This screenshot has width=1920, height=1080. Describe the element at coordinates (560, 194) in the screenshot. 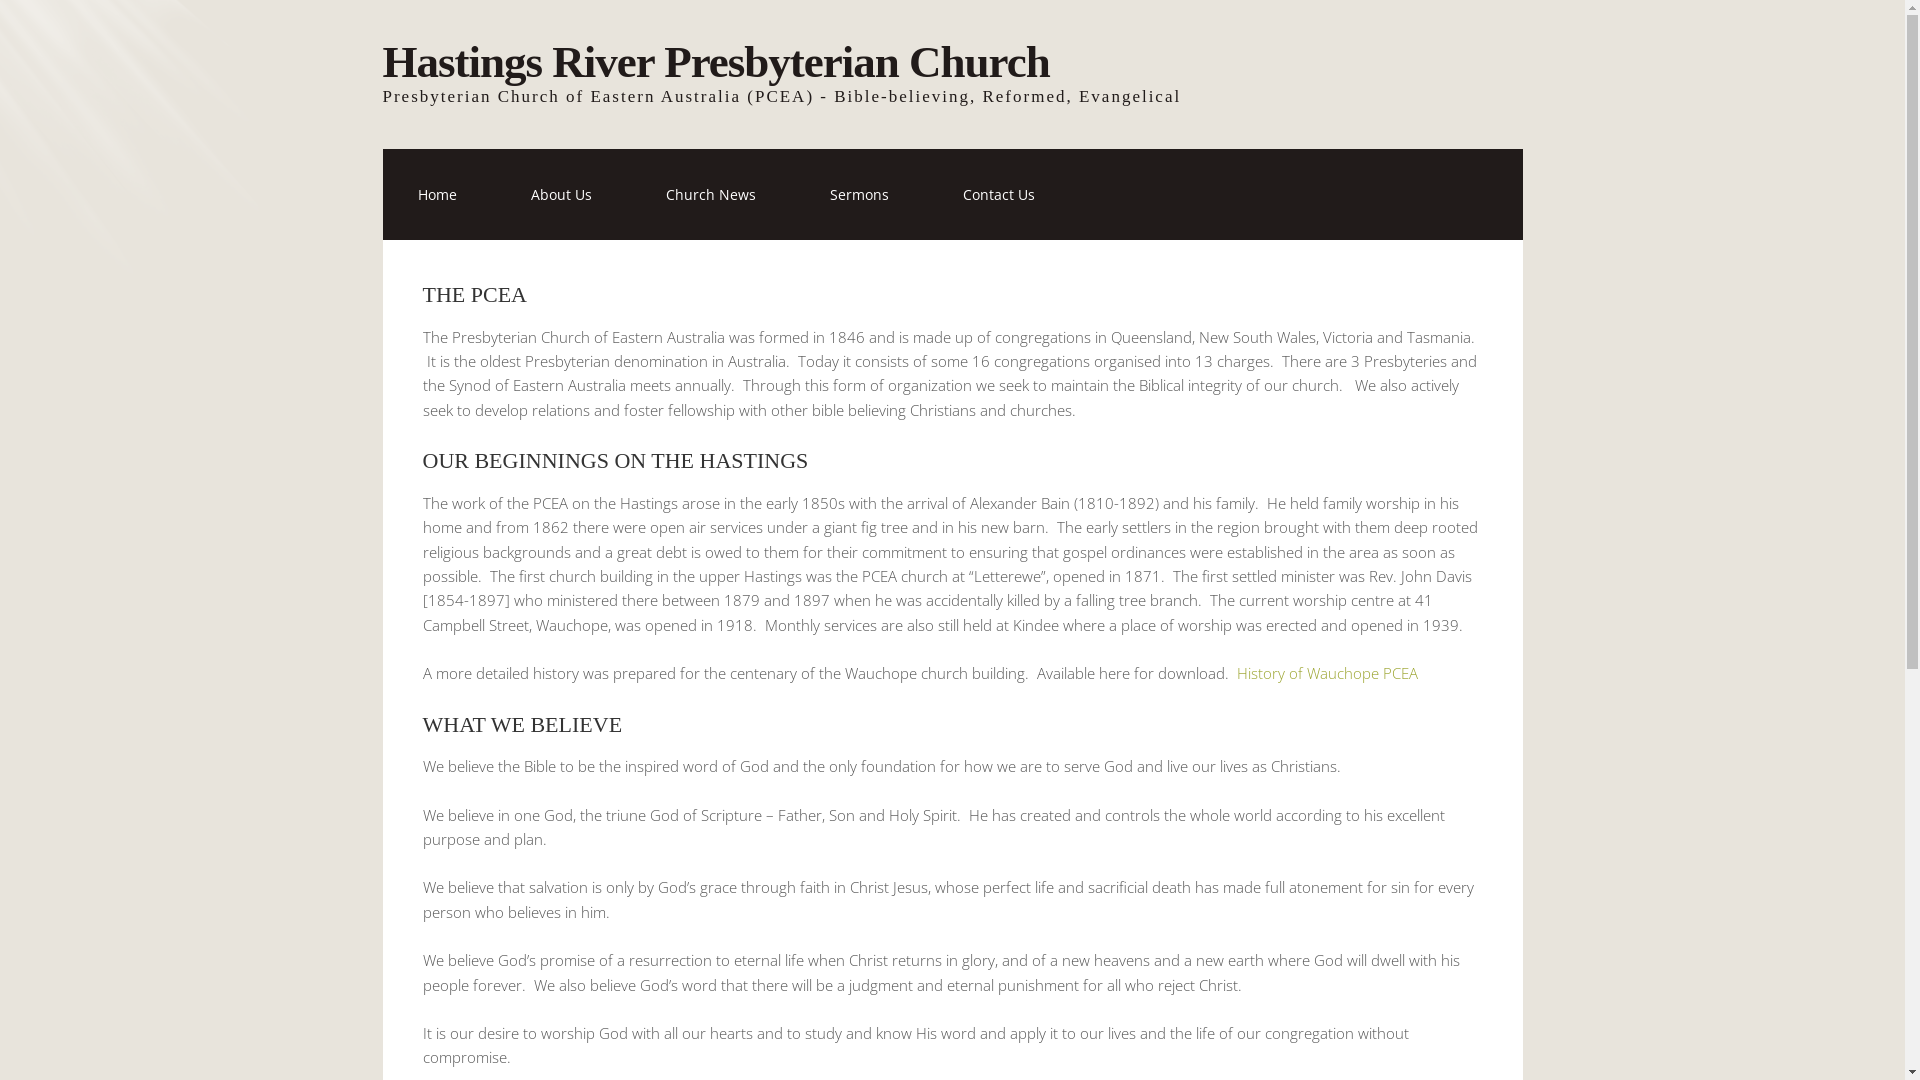

I see `'About Us'` at that location.